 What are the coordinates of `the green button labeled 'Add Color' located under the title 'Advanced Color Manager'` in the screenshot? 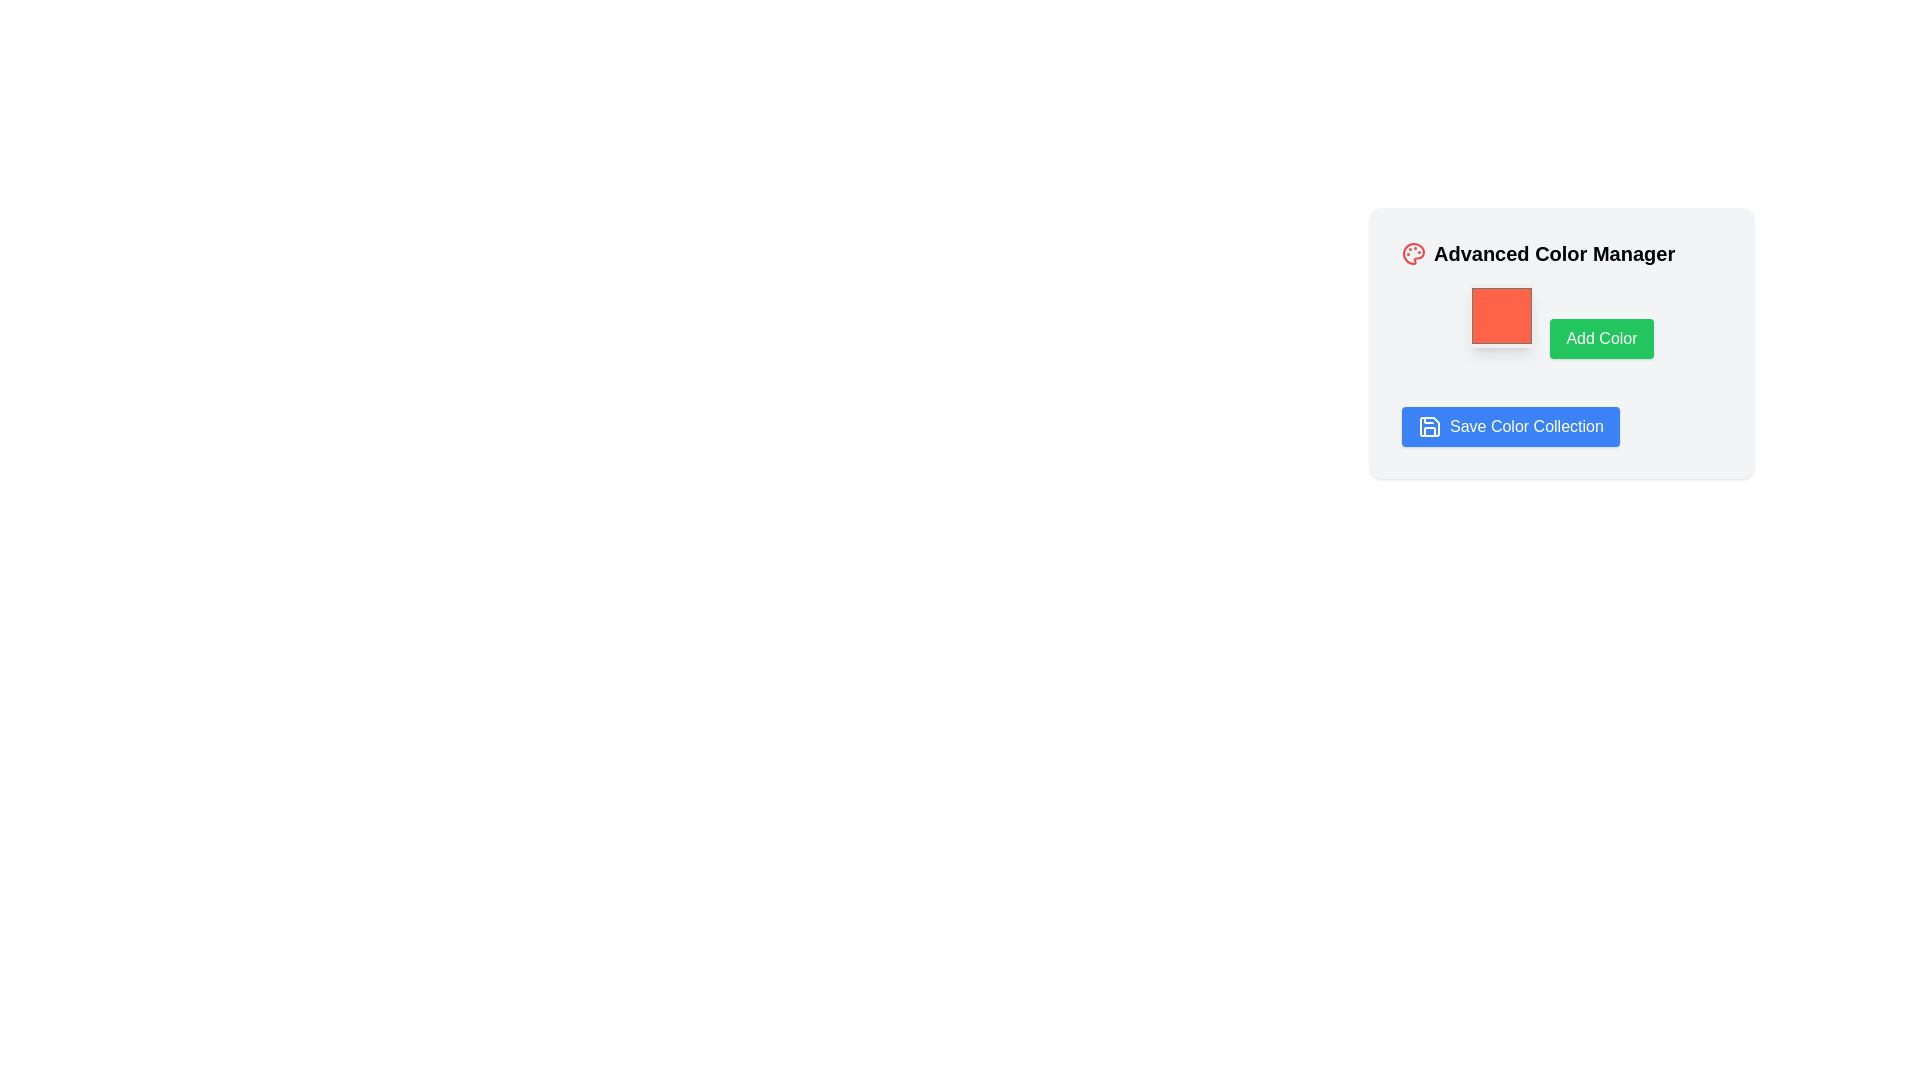 It's located at (1560, 342).